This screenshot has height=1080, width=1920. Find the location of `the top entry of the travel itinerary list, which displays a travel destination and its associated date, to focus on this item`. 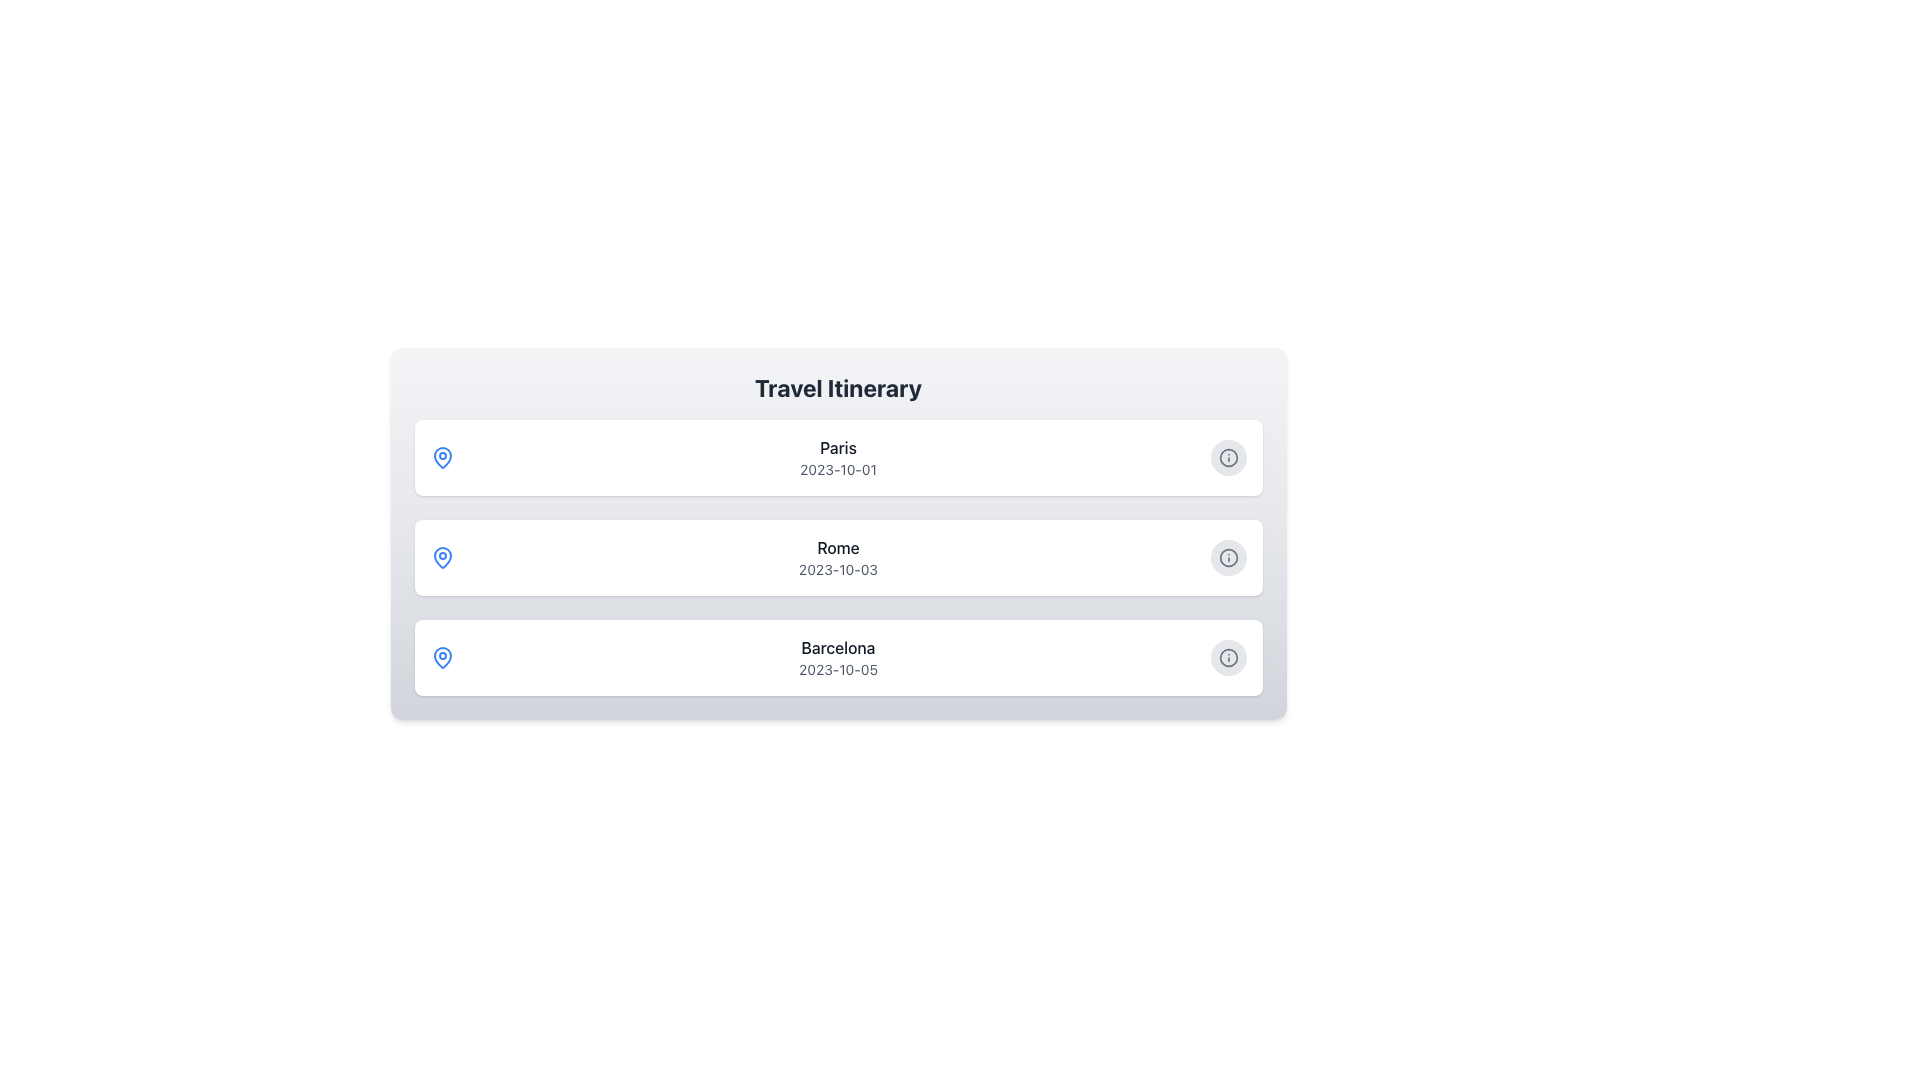

the top entry of the travel itinerary list, which displays a travel destination and its associated date, to focus on this item is located at coordinates (838, 458).